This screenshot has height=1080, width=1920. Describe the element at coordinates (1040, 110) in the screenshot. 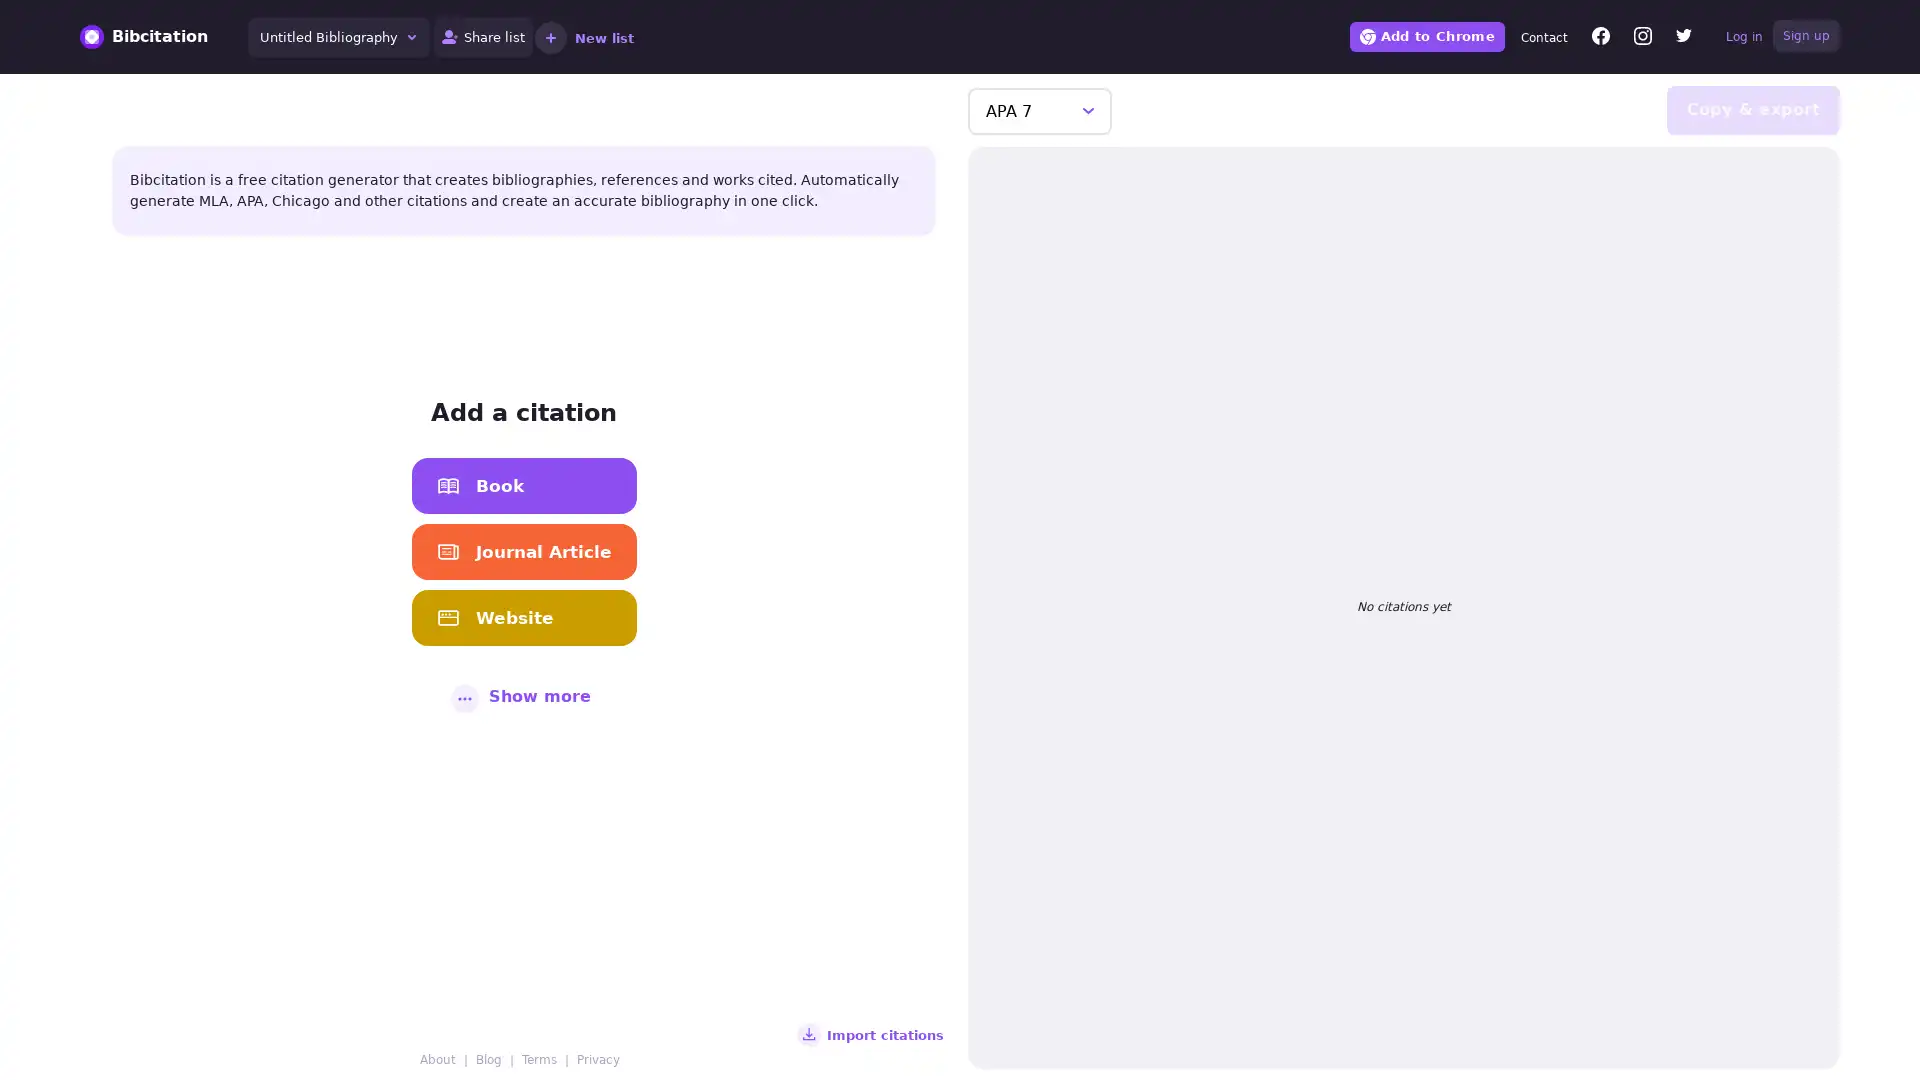

I see `American Psychological Association 7th edition selected, citation style menu` at that location.